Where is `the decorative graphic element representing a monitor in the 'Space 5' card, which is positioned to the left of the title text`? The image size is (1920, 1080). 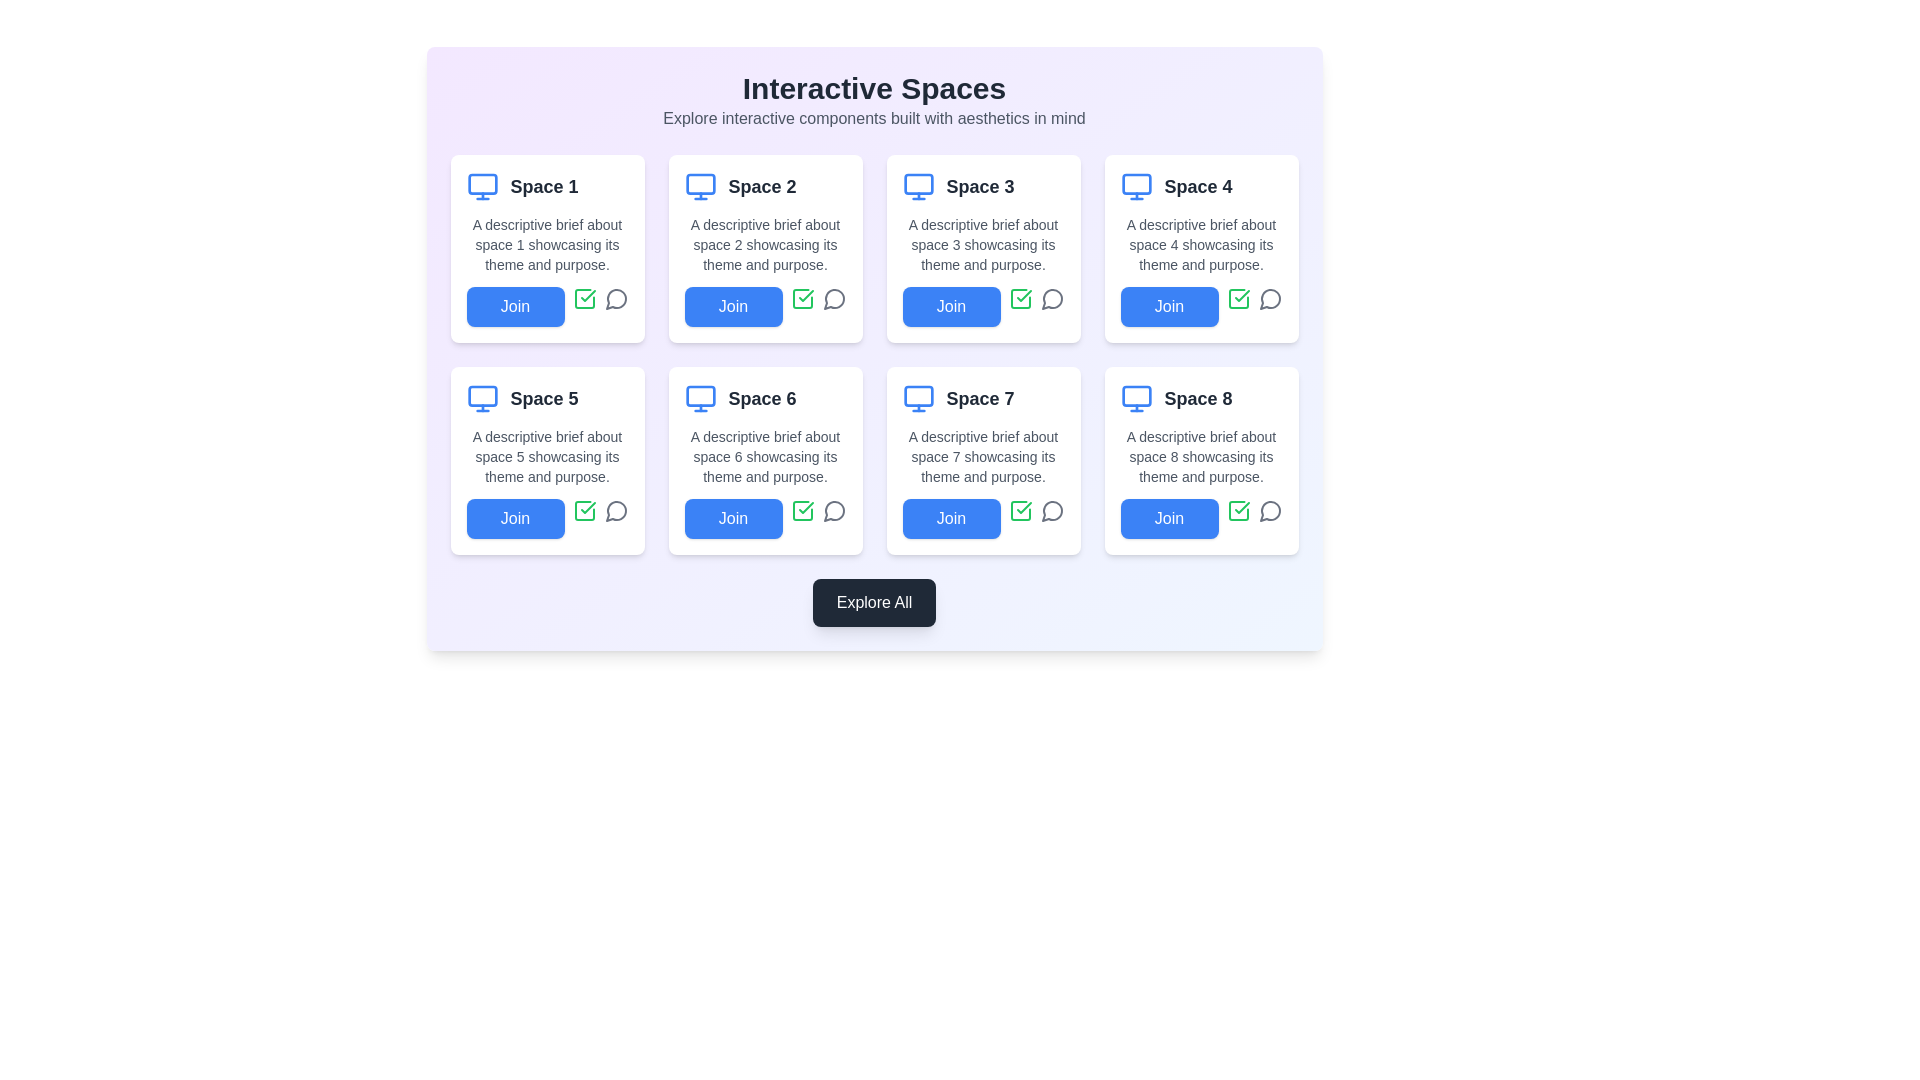 the decorative graphic element representing a monitor in the 'Space 5' card, which is positioned to the left of the title text is located at coordinates (482, 396).